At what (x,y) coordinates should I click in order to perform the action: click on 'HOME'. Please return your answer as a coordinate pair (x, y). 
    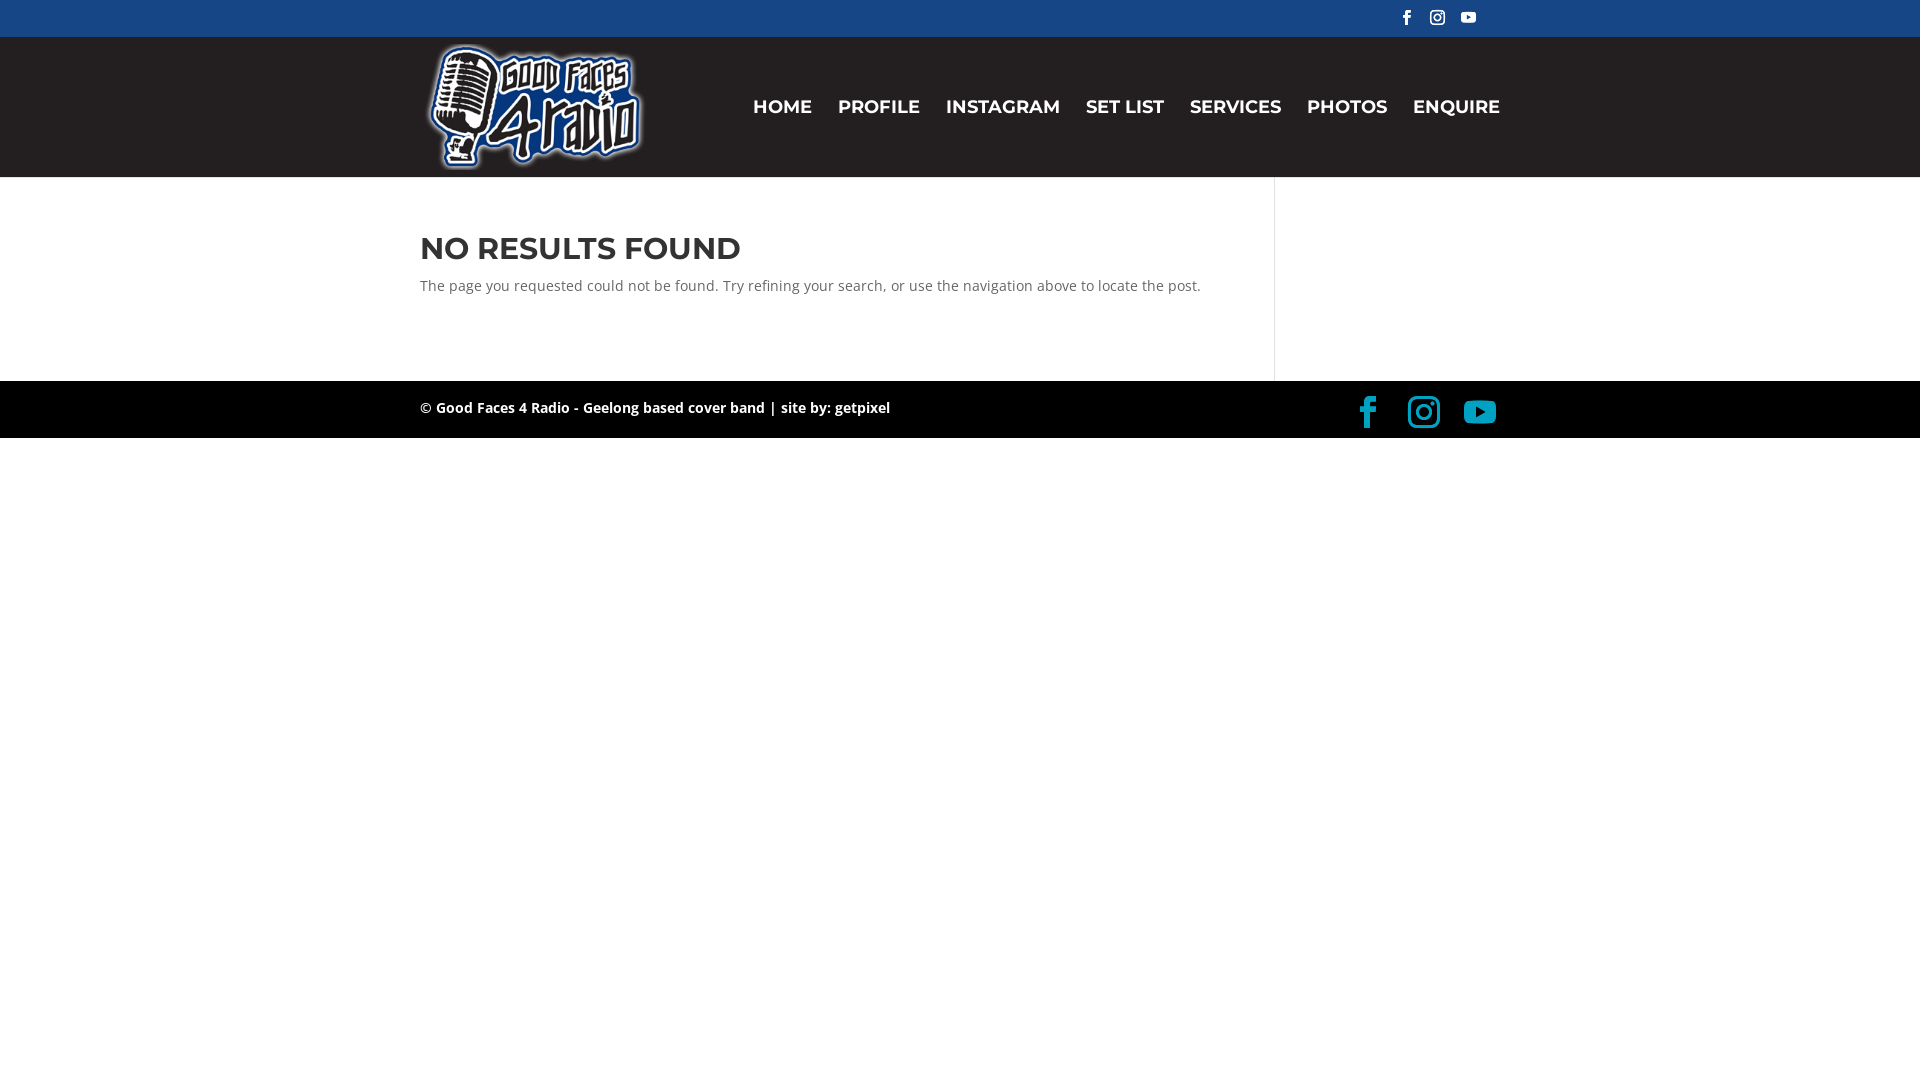
    Looking at the image, I should click on (752, 137).